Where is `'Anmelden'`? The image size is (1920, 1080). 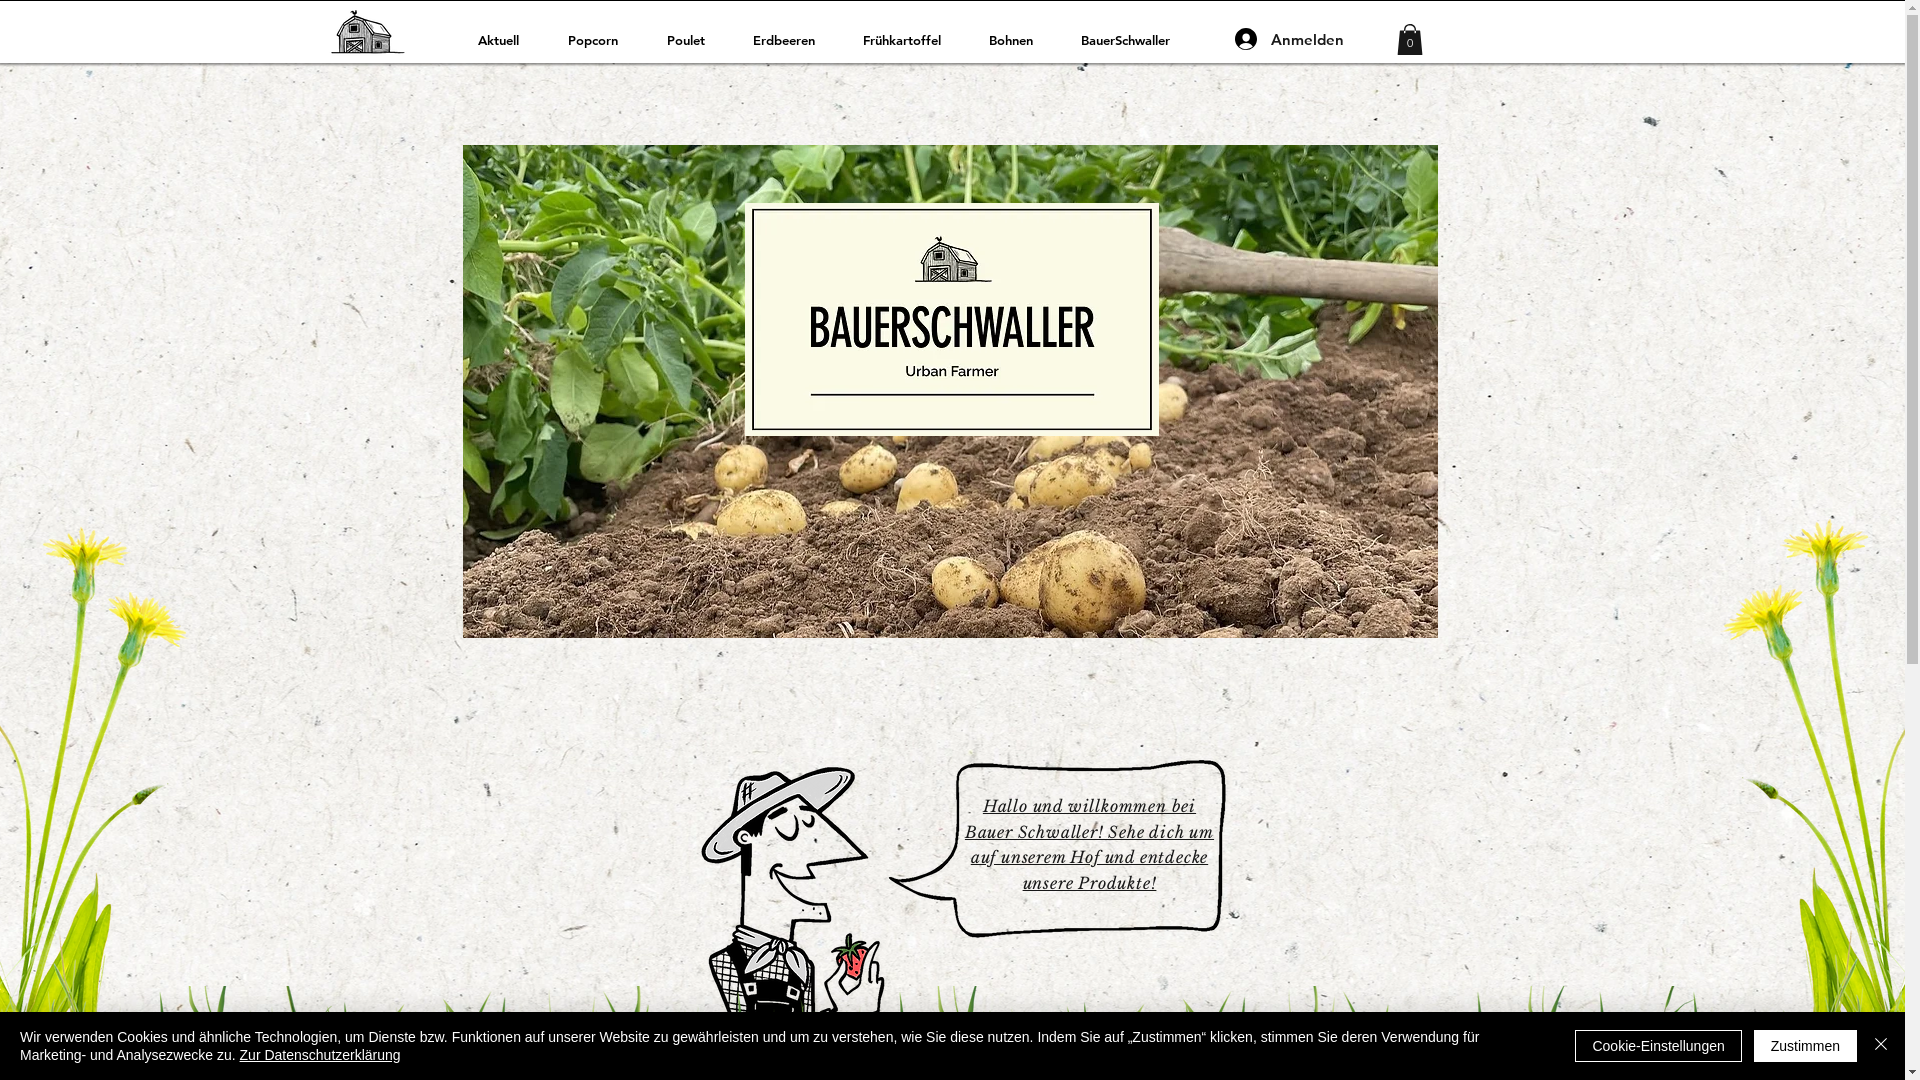
'Anmelden' is located at coordinates (1218, 38).